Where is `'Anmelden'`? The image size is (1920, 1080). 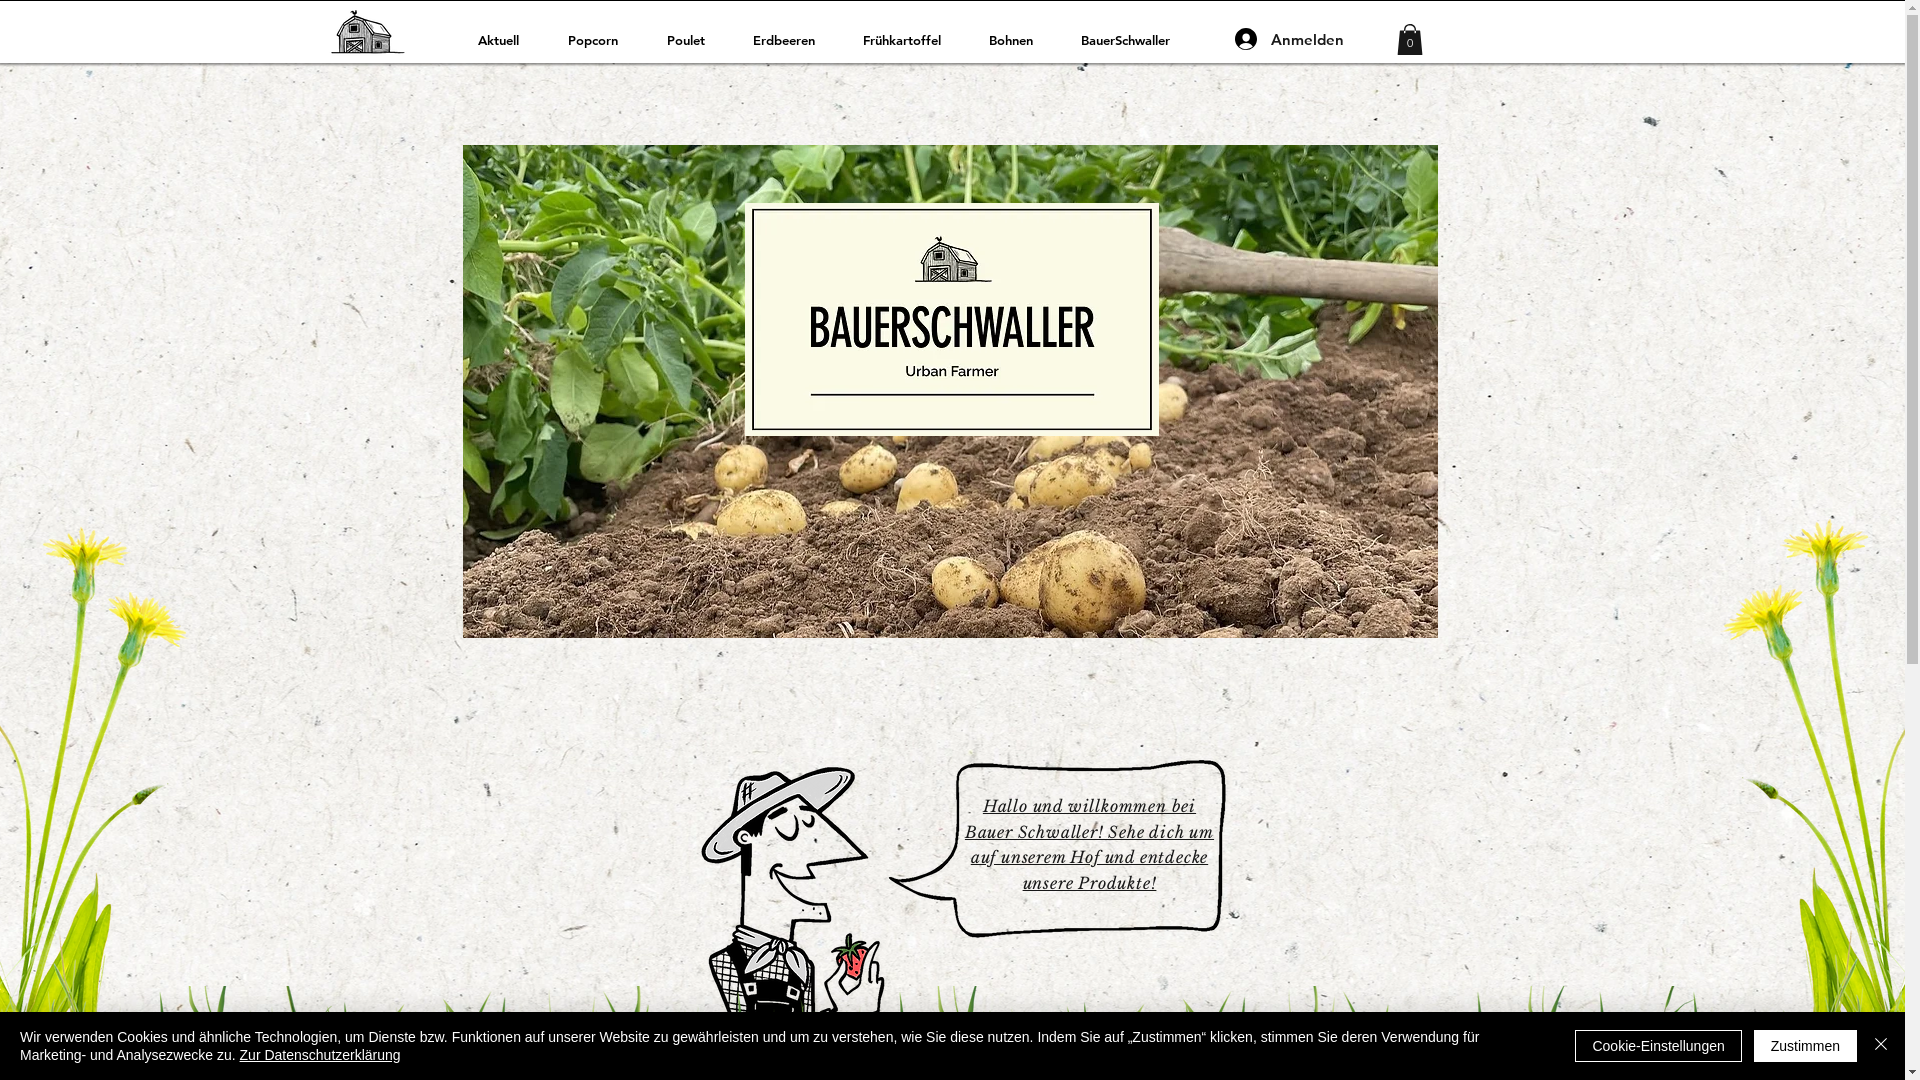
'Anmelden' is located at coordinates (1218, 38).